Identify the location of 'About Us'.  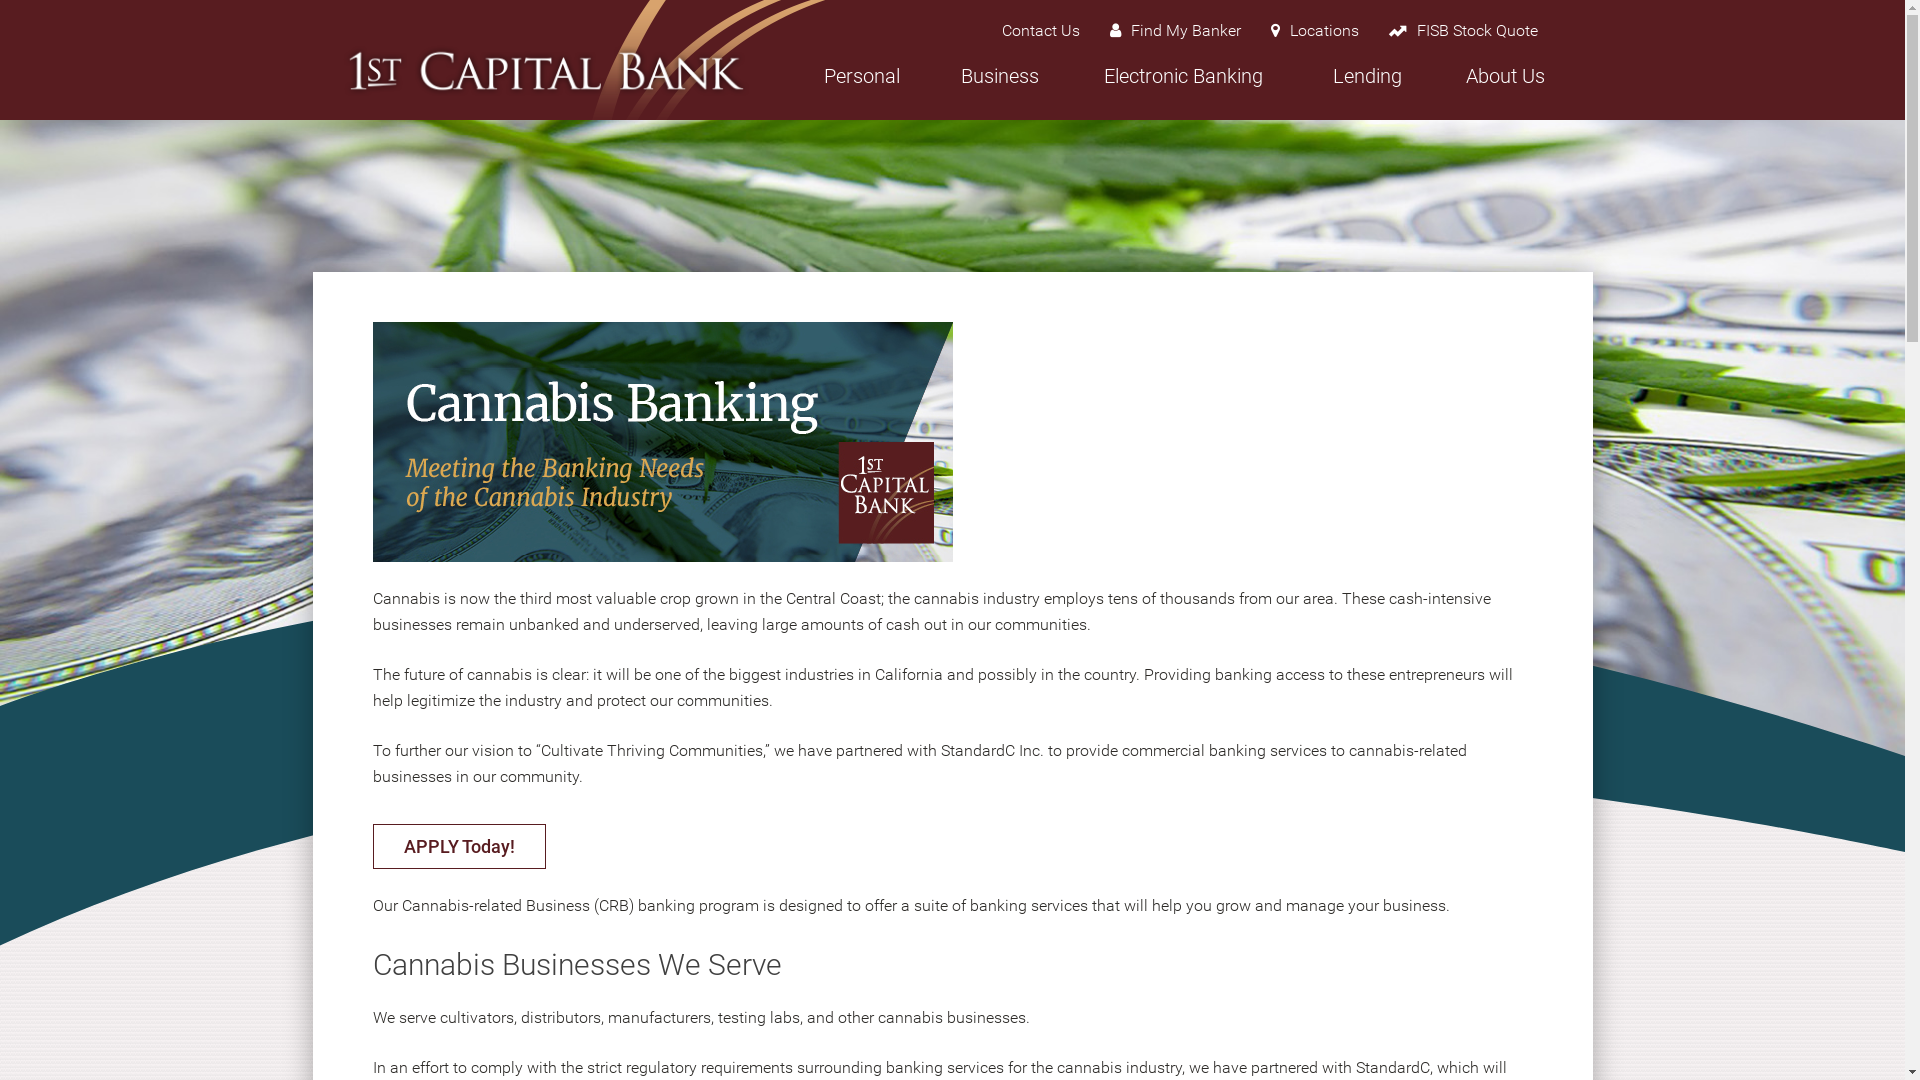
(1505, 86).